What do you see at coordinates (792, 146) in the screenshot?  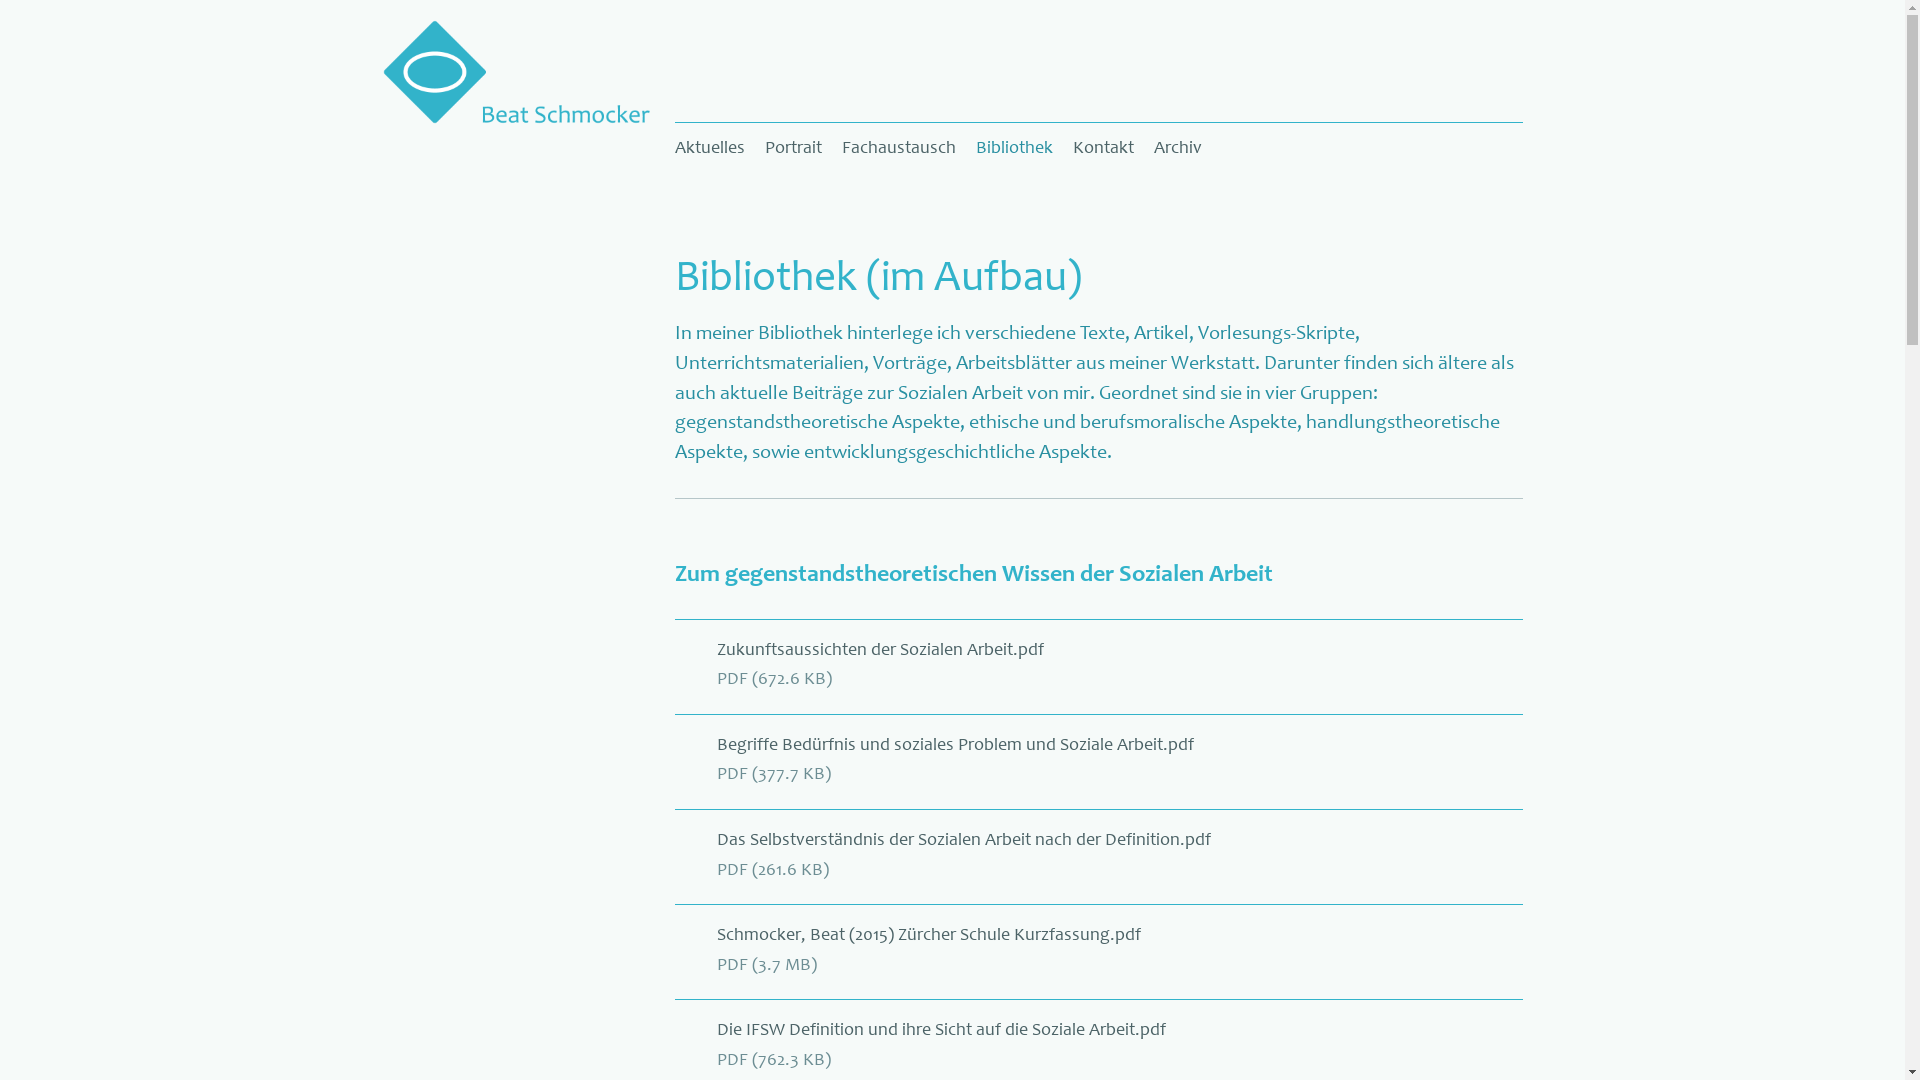 I see `'Portrait'` at bounding box center [792, 146].